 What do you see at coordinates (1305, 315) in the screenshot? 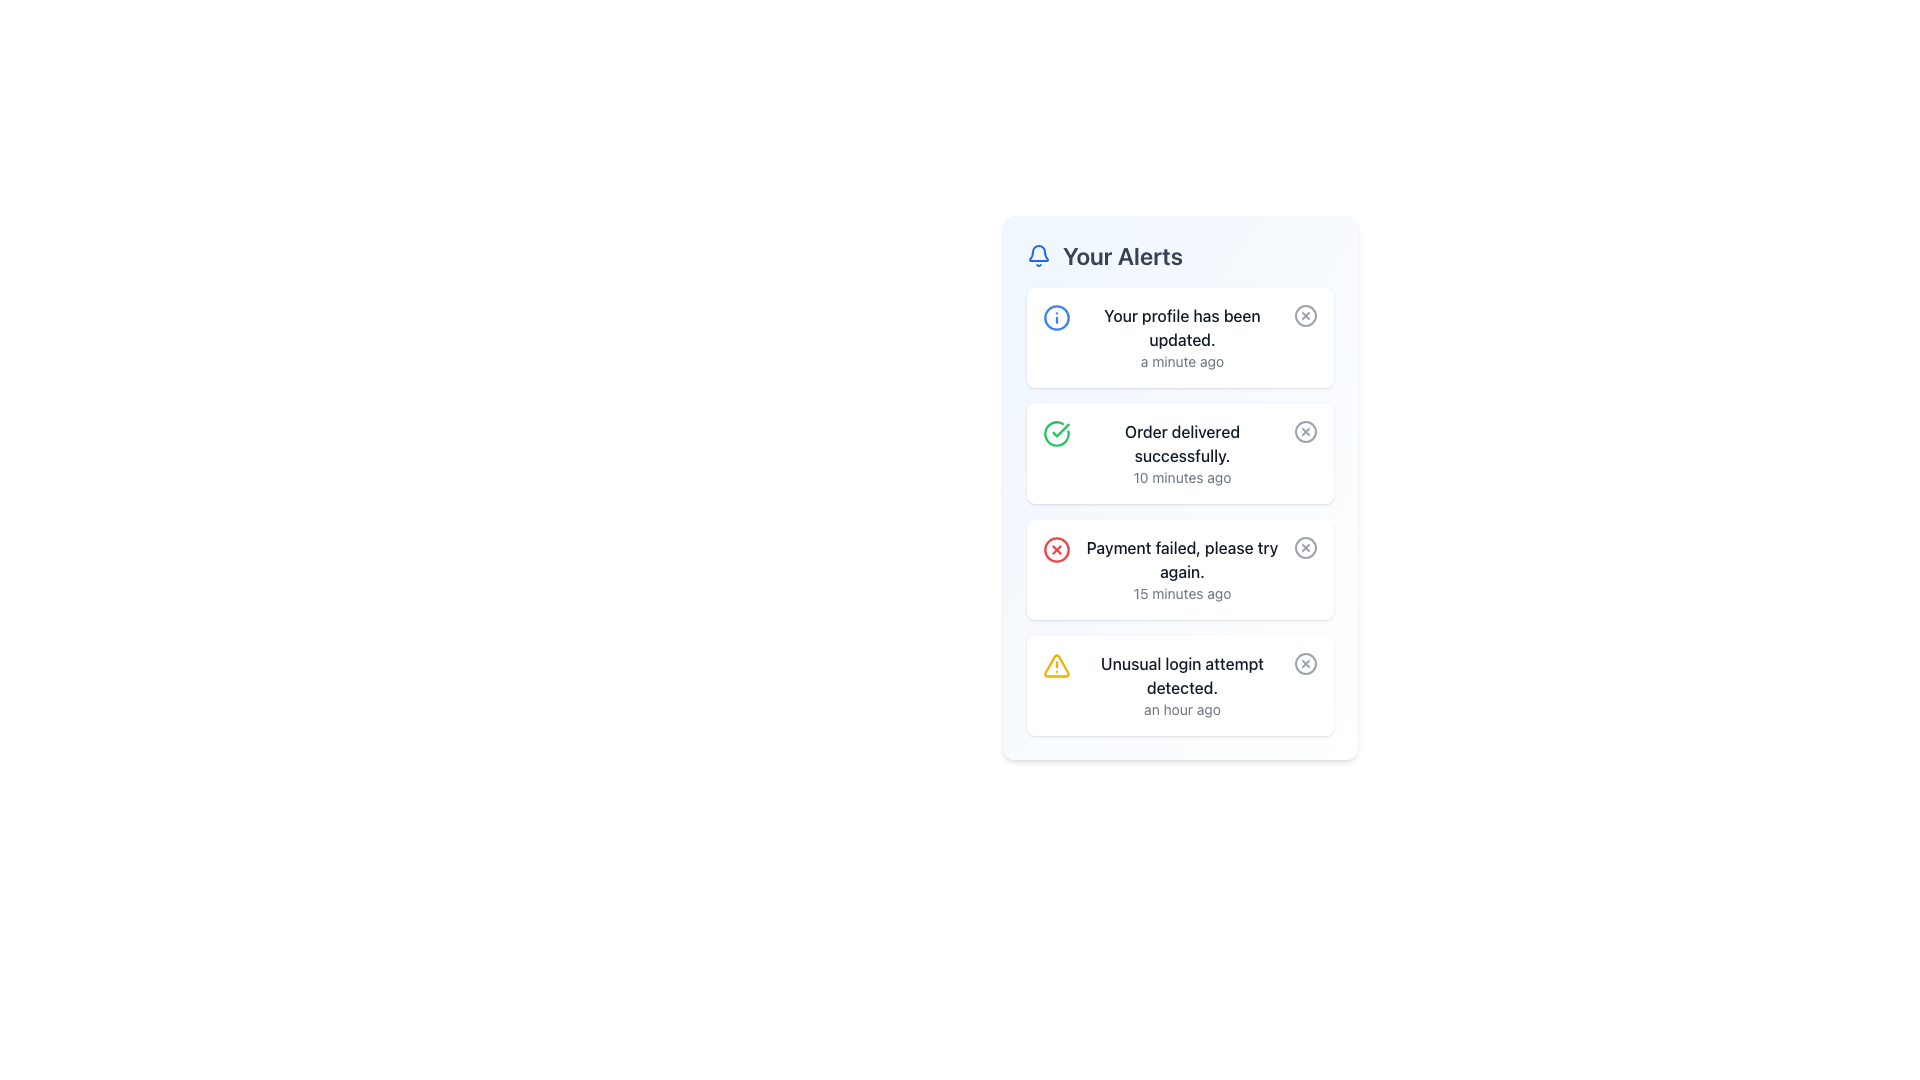
I see `the dismiss button, which is a small circular icon with a gray border and an 'x' symbol, located at the top-right of the 'Your Alerts' card` at bounding box center [1305, 315].